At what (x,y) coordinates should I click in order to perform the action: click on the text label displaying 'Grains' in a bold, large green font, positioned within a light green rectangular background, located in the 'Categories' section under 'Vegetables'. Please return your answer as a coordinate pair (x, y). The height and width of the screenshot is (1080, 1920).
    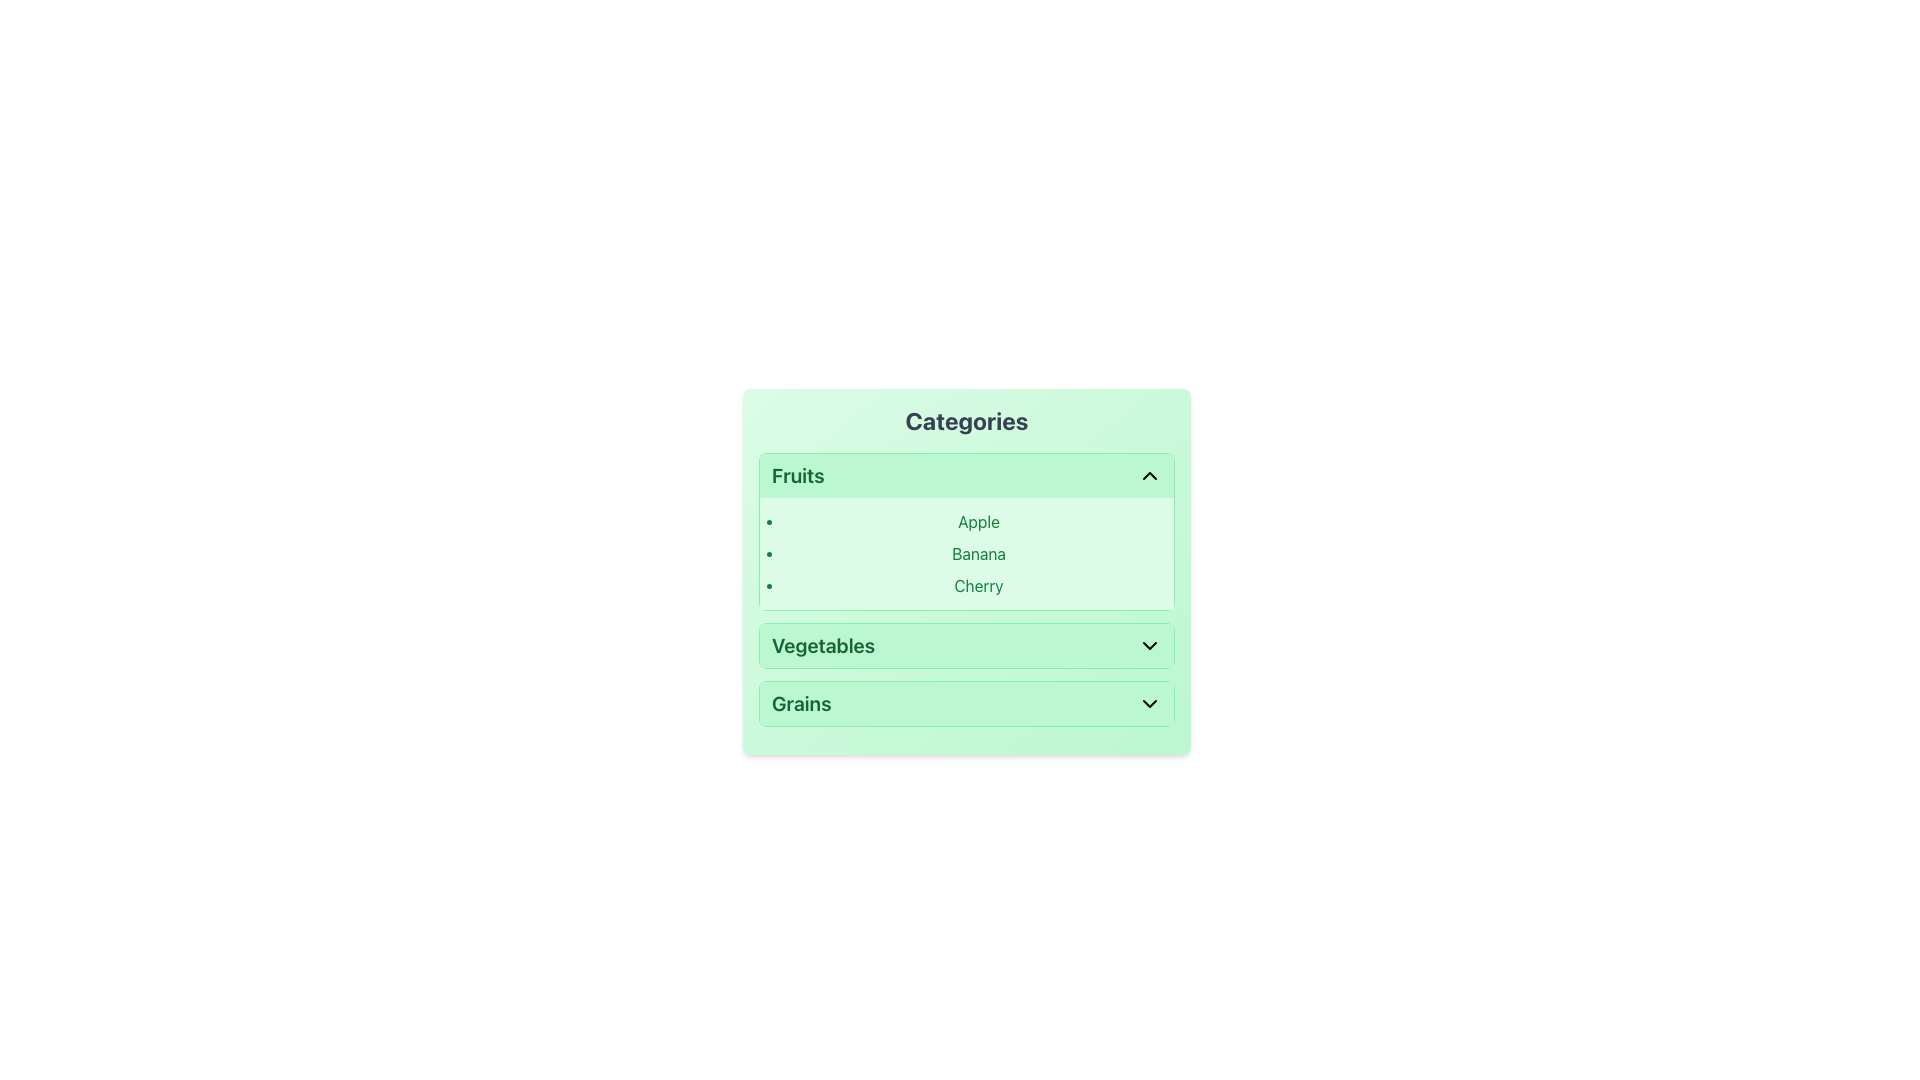
    Looking at the image, I should click on (801, 703).